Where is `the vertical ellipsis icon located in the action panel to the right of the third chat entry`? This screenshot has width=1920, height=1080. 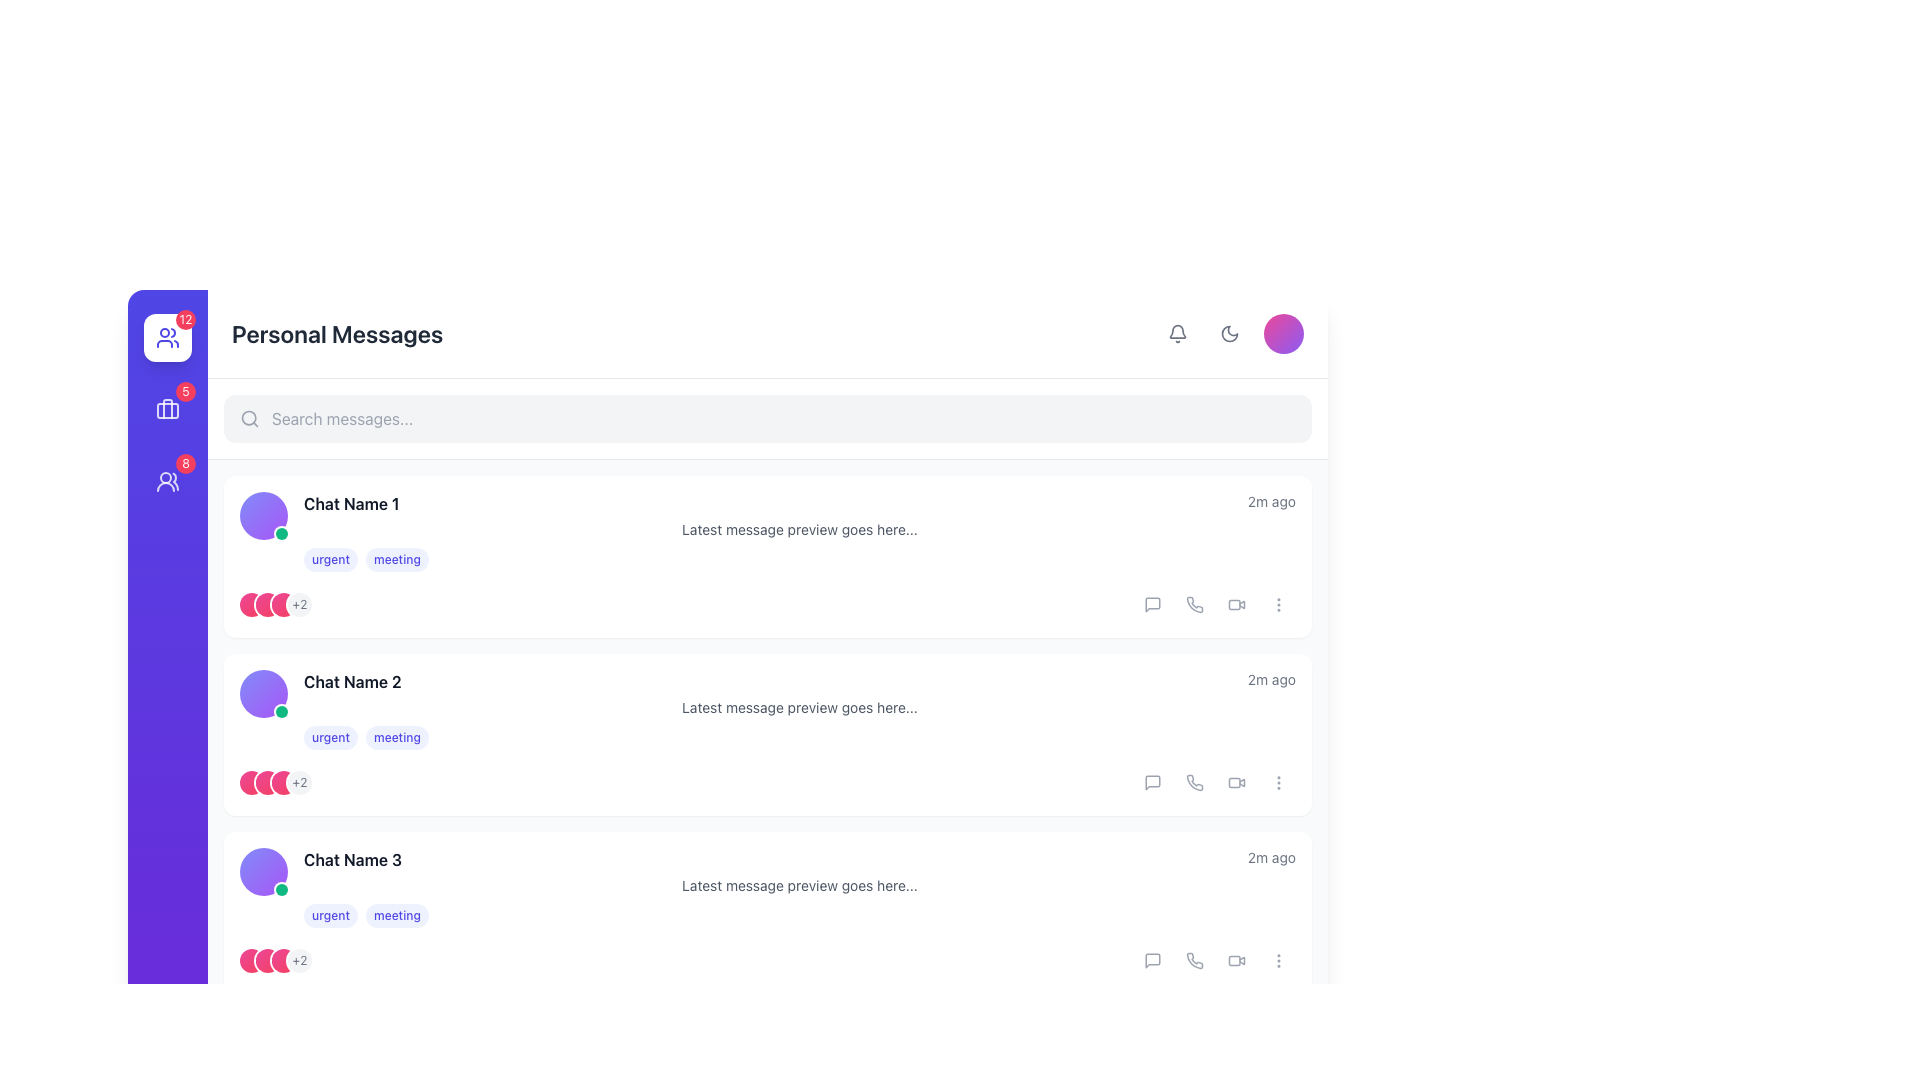
the vertical ellipsis icon located in the action panel to the right of the third chat entry is located at coordinates (1277, 959).